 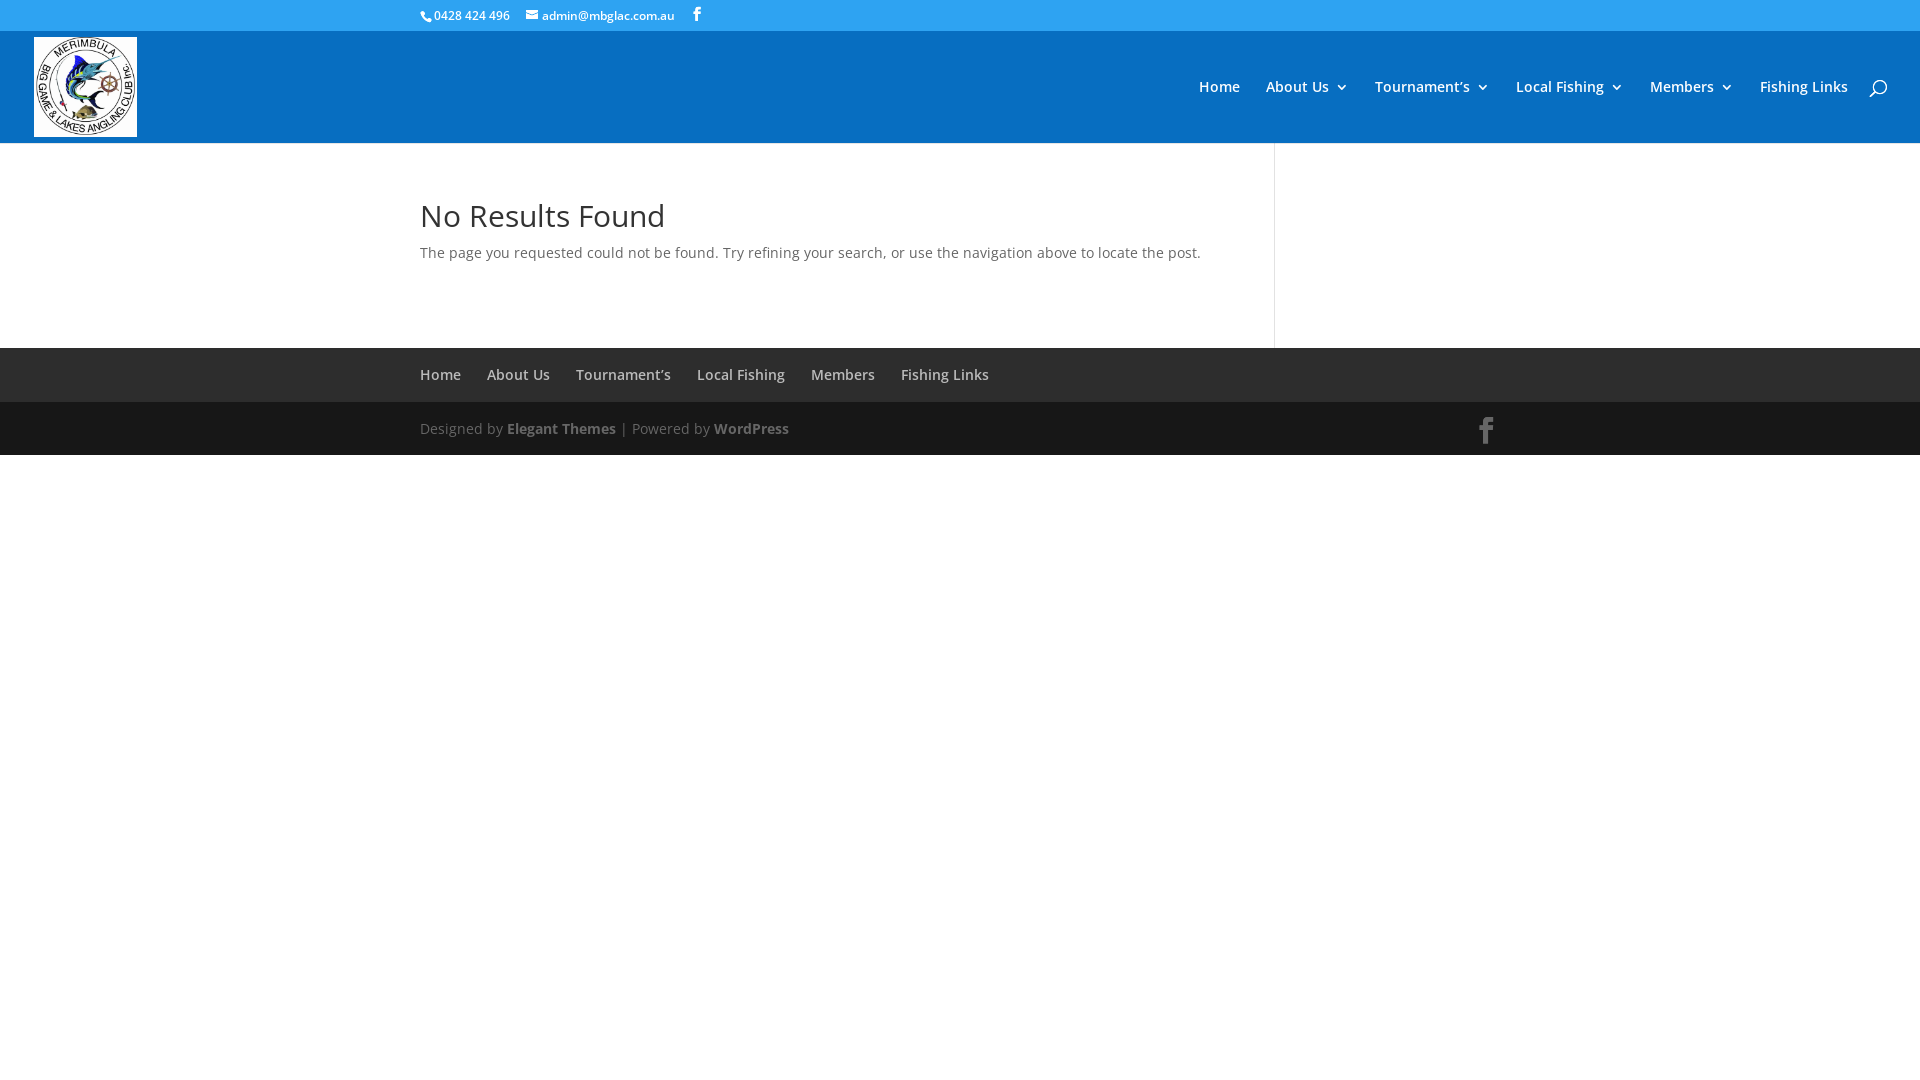 What do you see at coordinates (1804, 111) in the screenshot?
I see `'Fishing Links'` at bounding box center [1804, 111].